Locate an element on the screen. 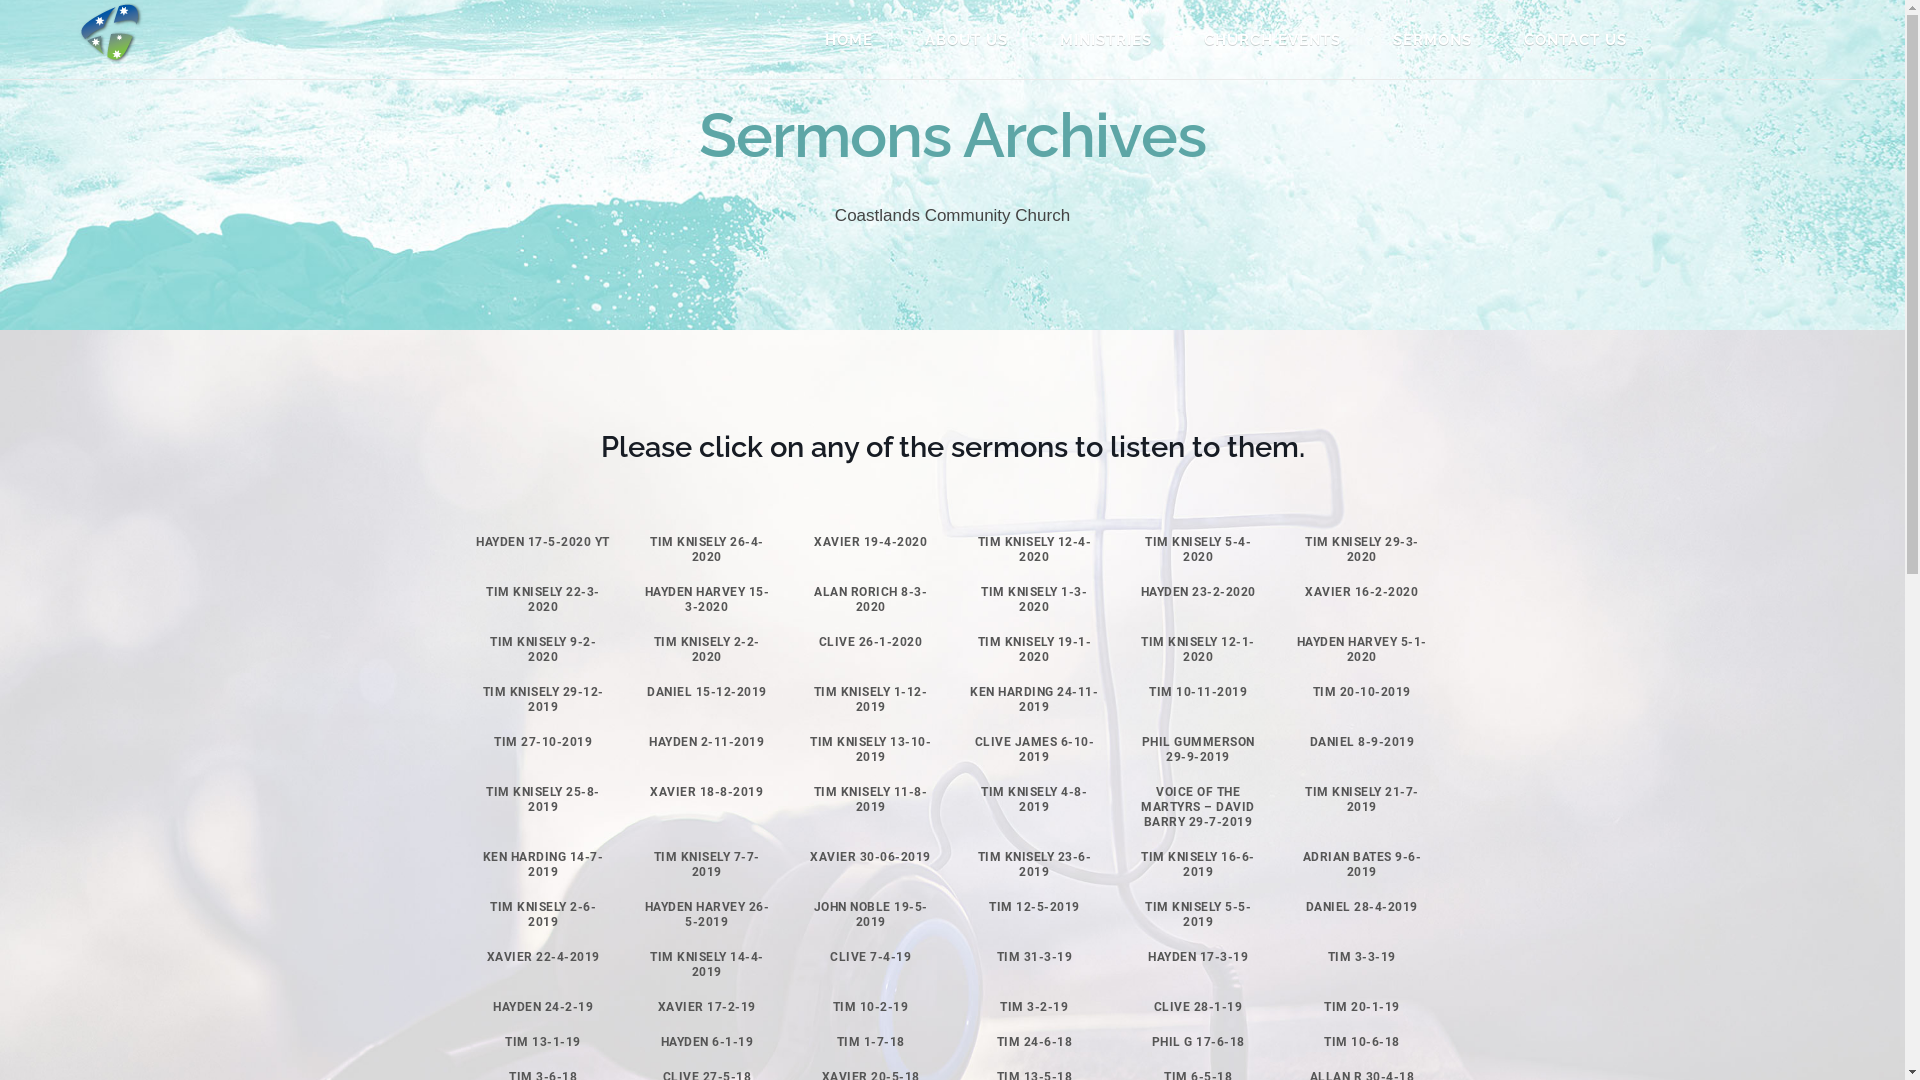 The image size is (1920, 1080). 'ABOUT US' is located at coordinates (974, 39).